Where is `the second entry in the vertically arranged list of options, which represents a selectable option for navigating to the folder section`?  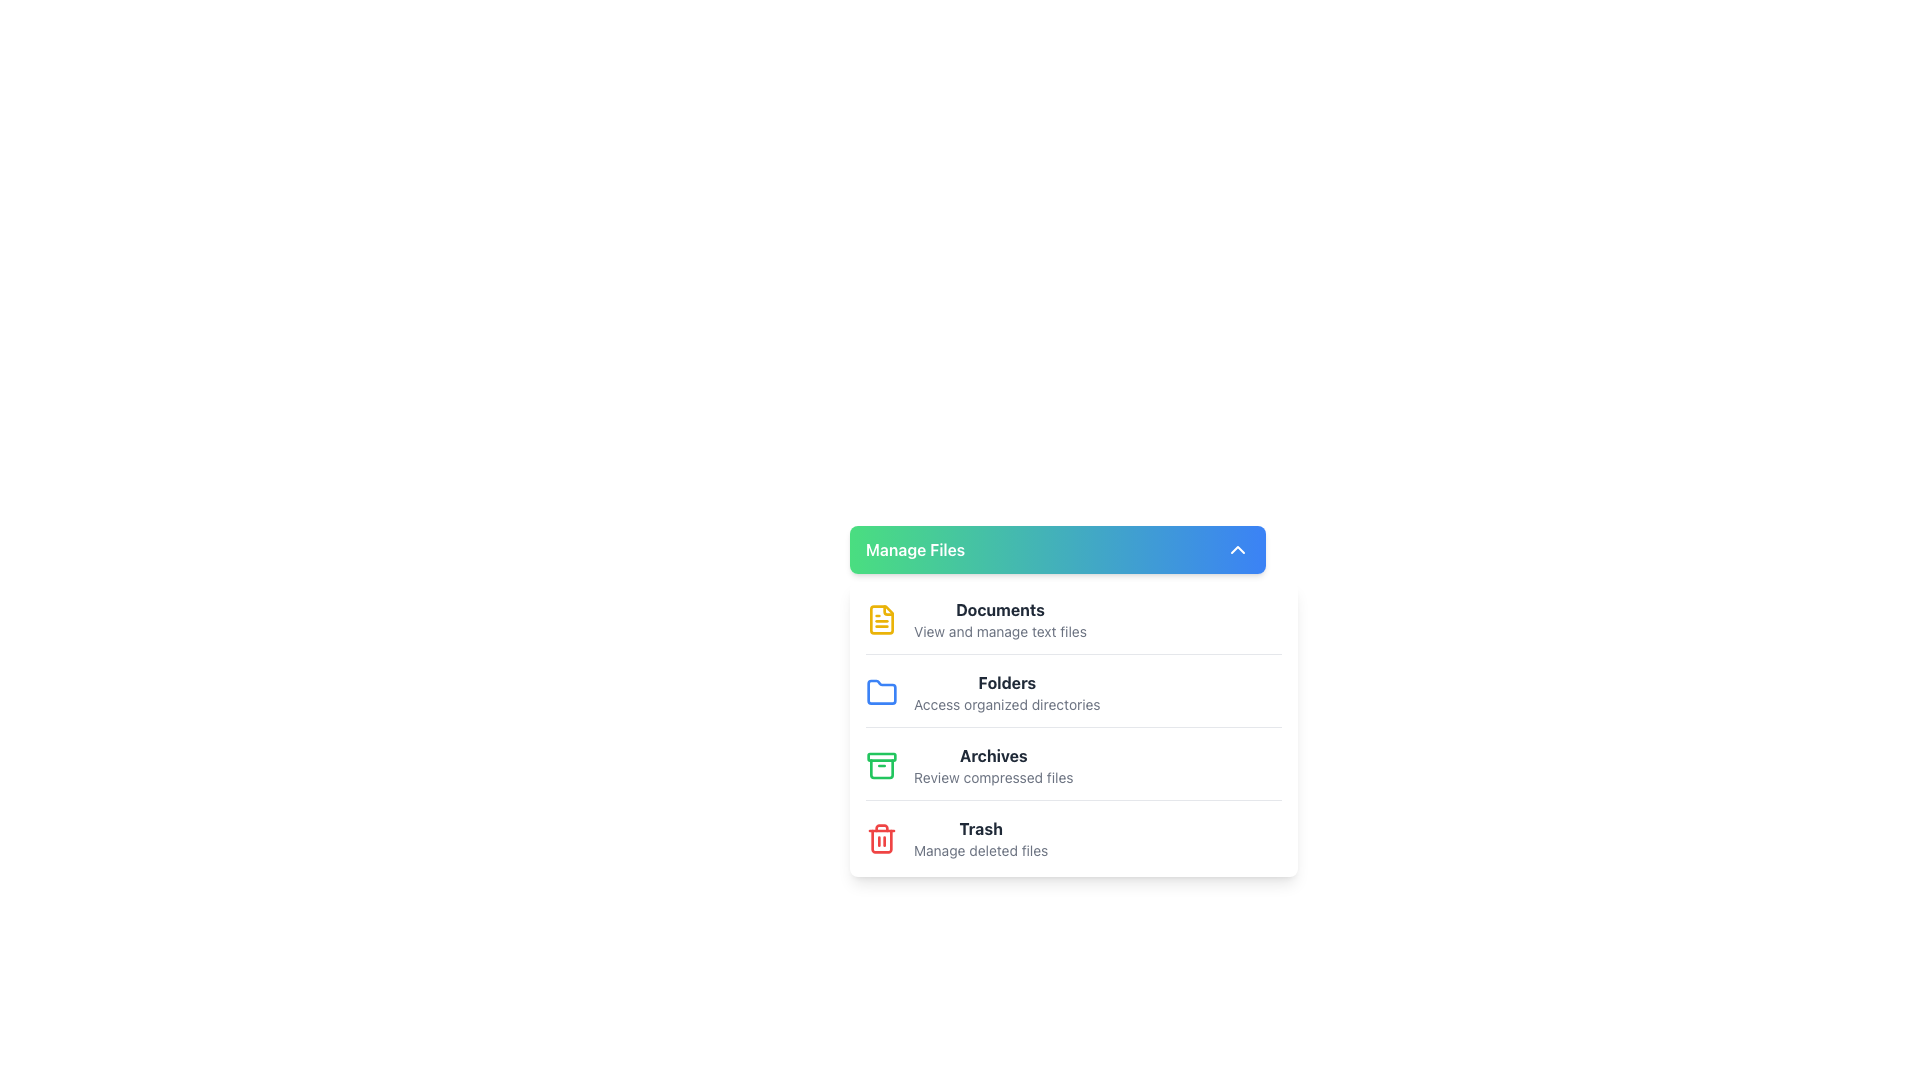 the second entry in the vertically arranged list of options, which represents a selectable option for navigating to the folder section is located at coordinates (1007, 692).